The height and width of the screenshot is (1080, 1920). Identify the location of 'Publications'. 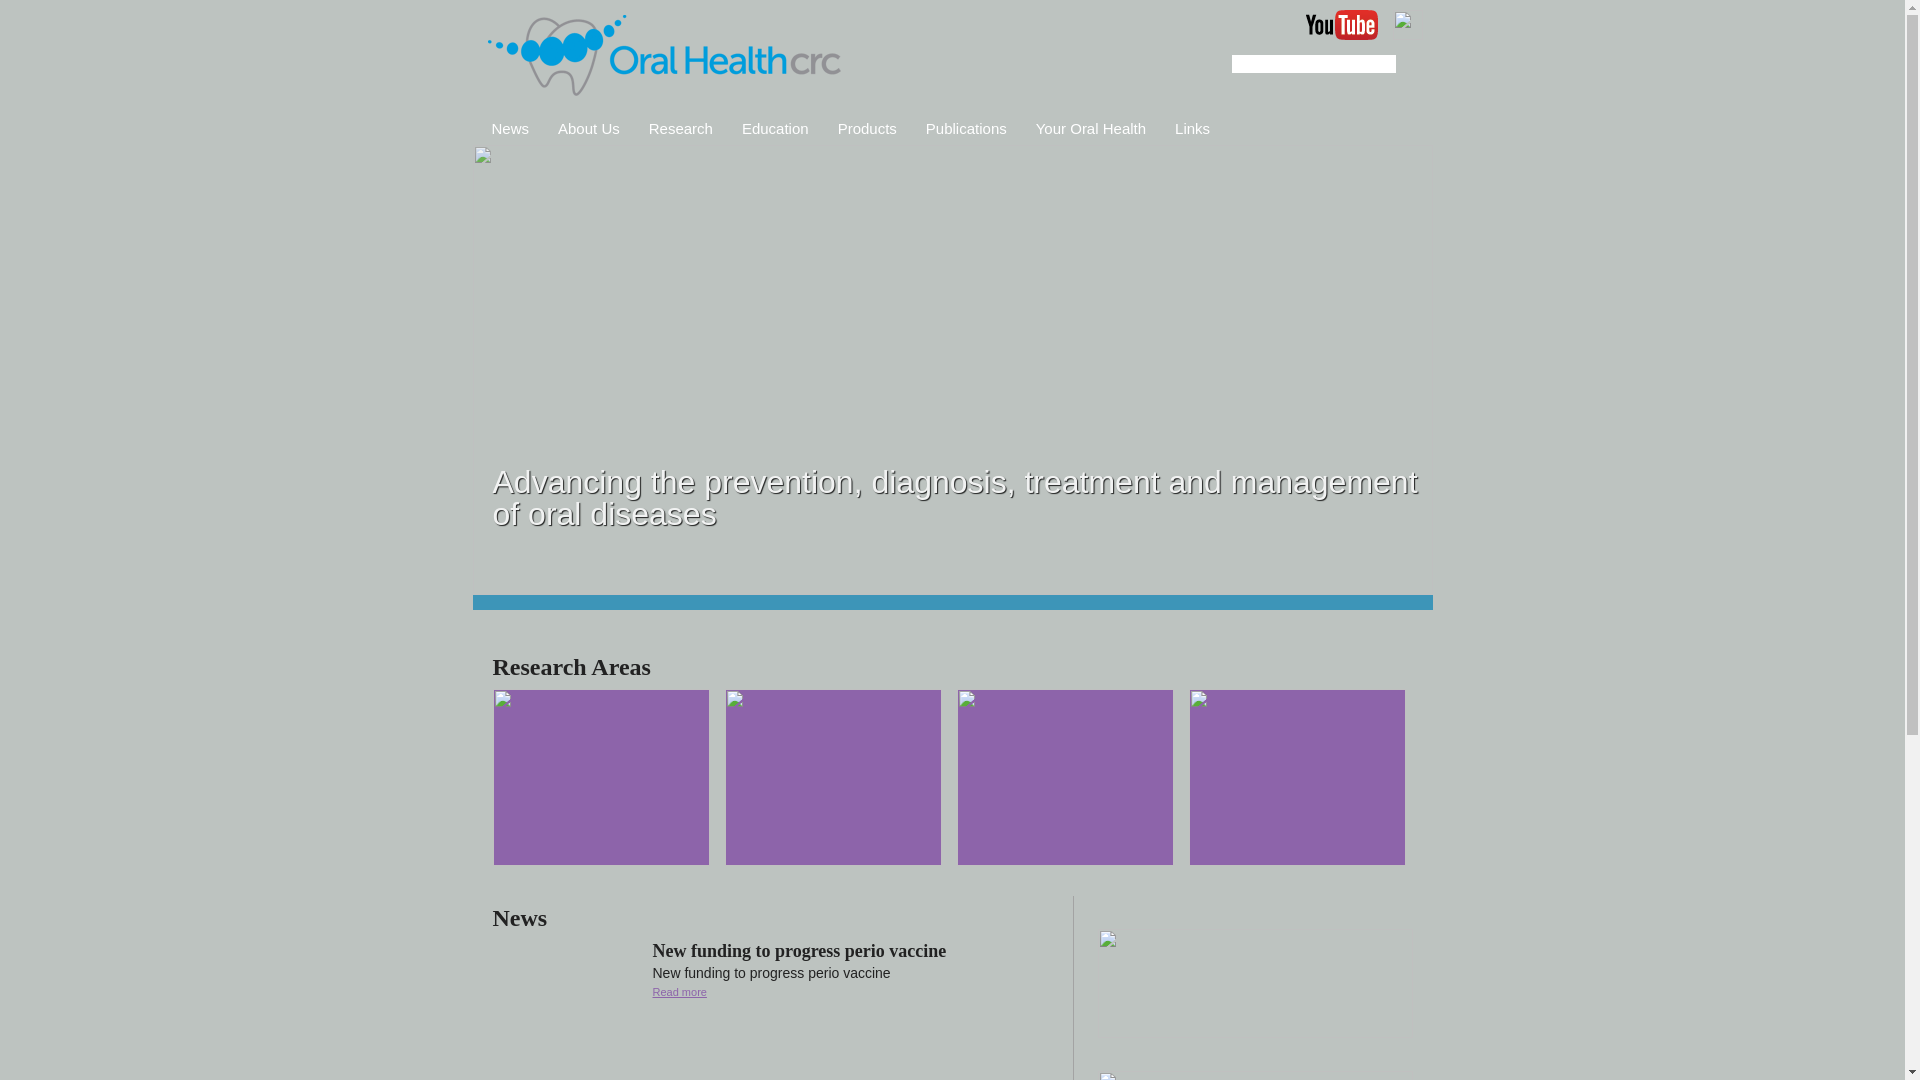
(966, 127).